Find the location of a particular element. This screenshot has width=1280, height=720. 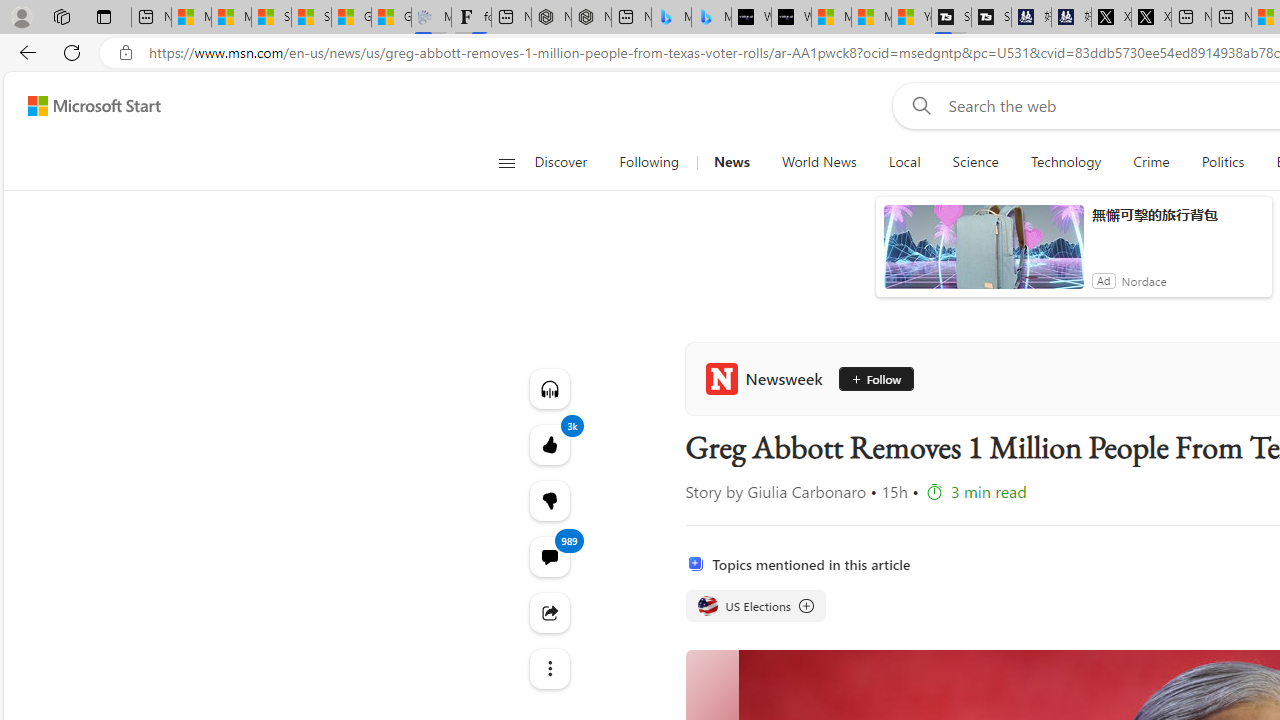

'Listen to this article' is located at coordinates (549, 388).